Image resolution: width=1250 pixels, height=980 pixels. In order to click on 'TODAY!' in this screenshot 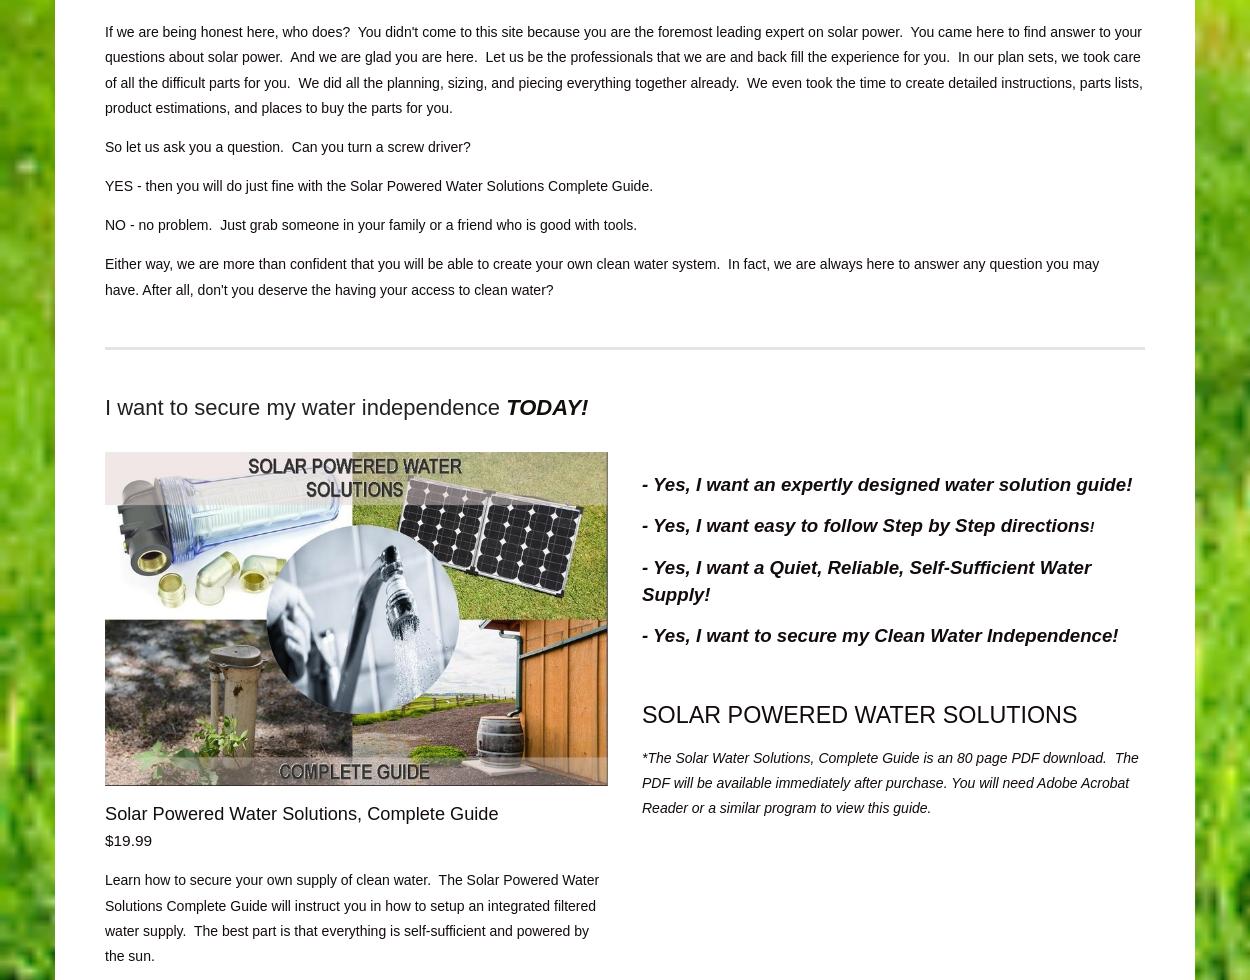, I will do `click(547, 406)`.